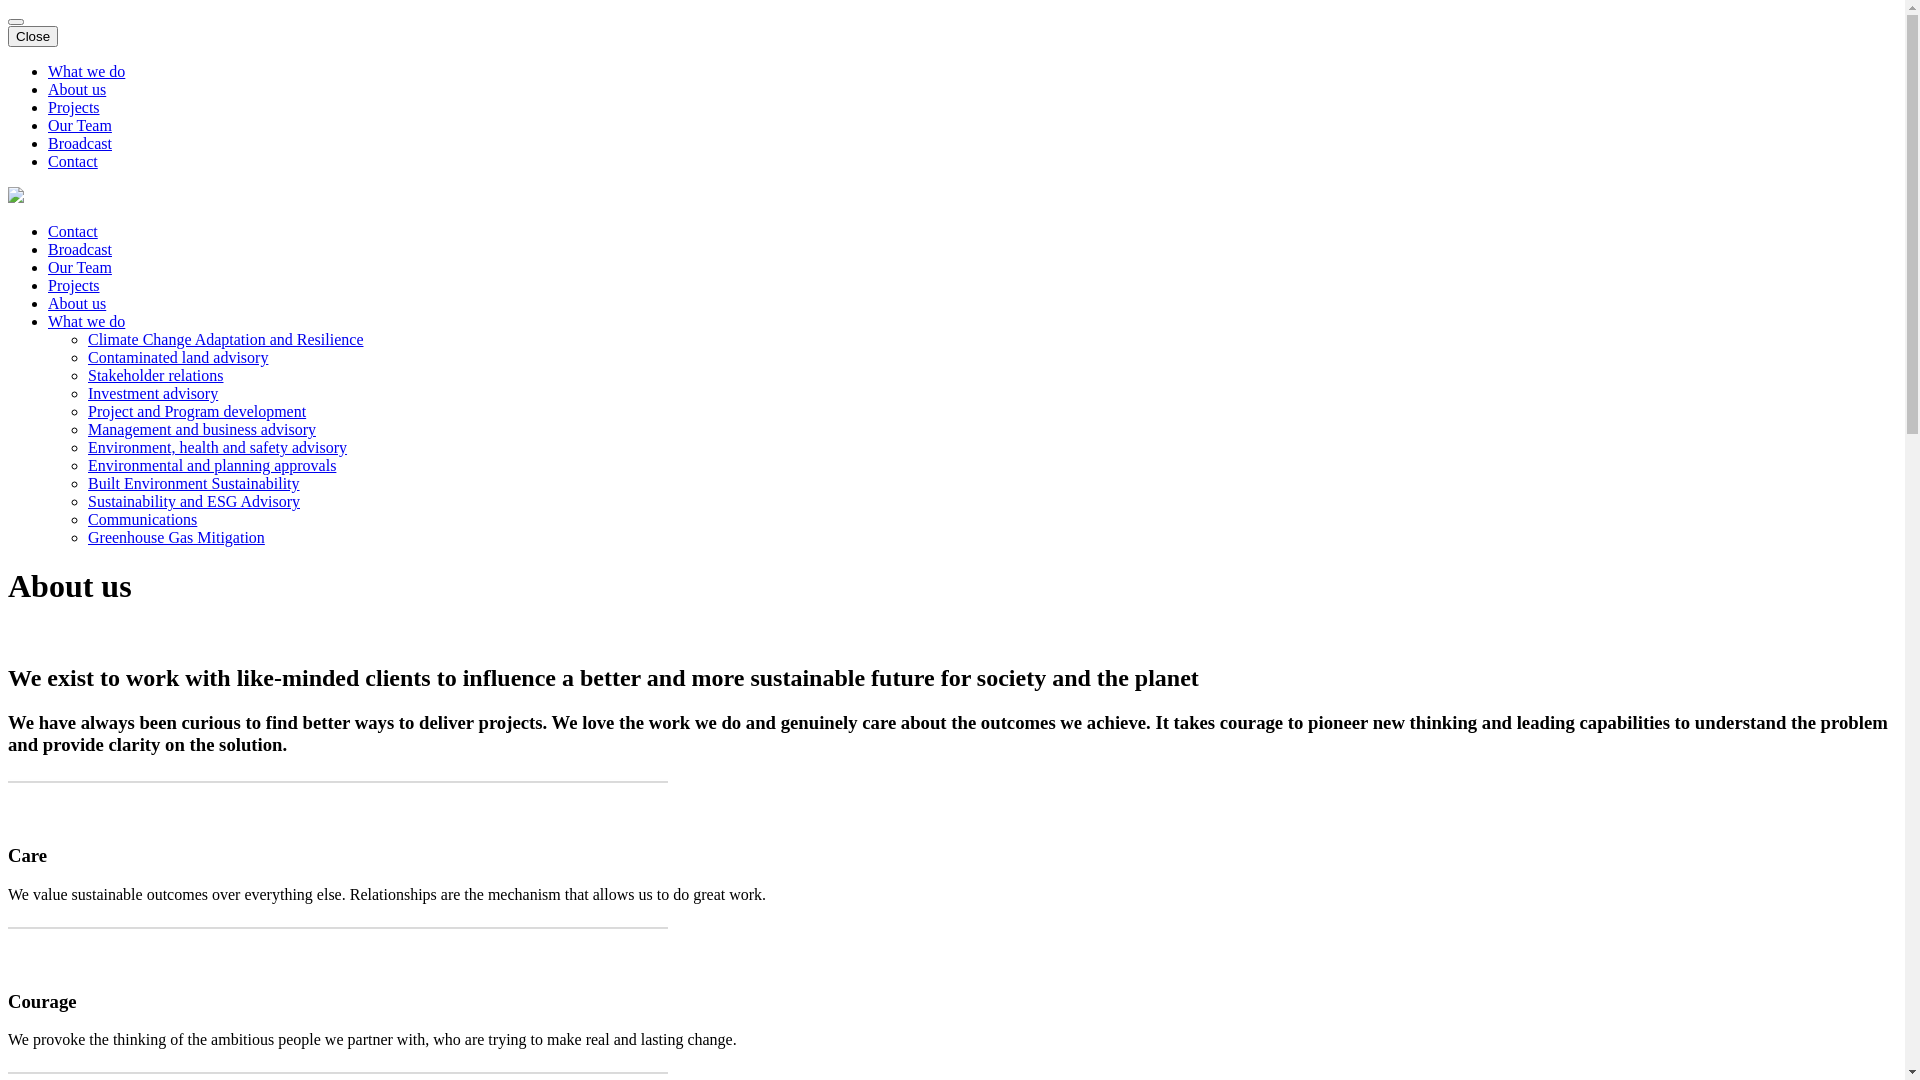  I want to click on 'Investment advisory', so click(86, 393).